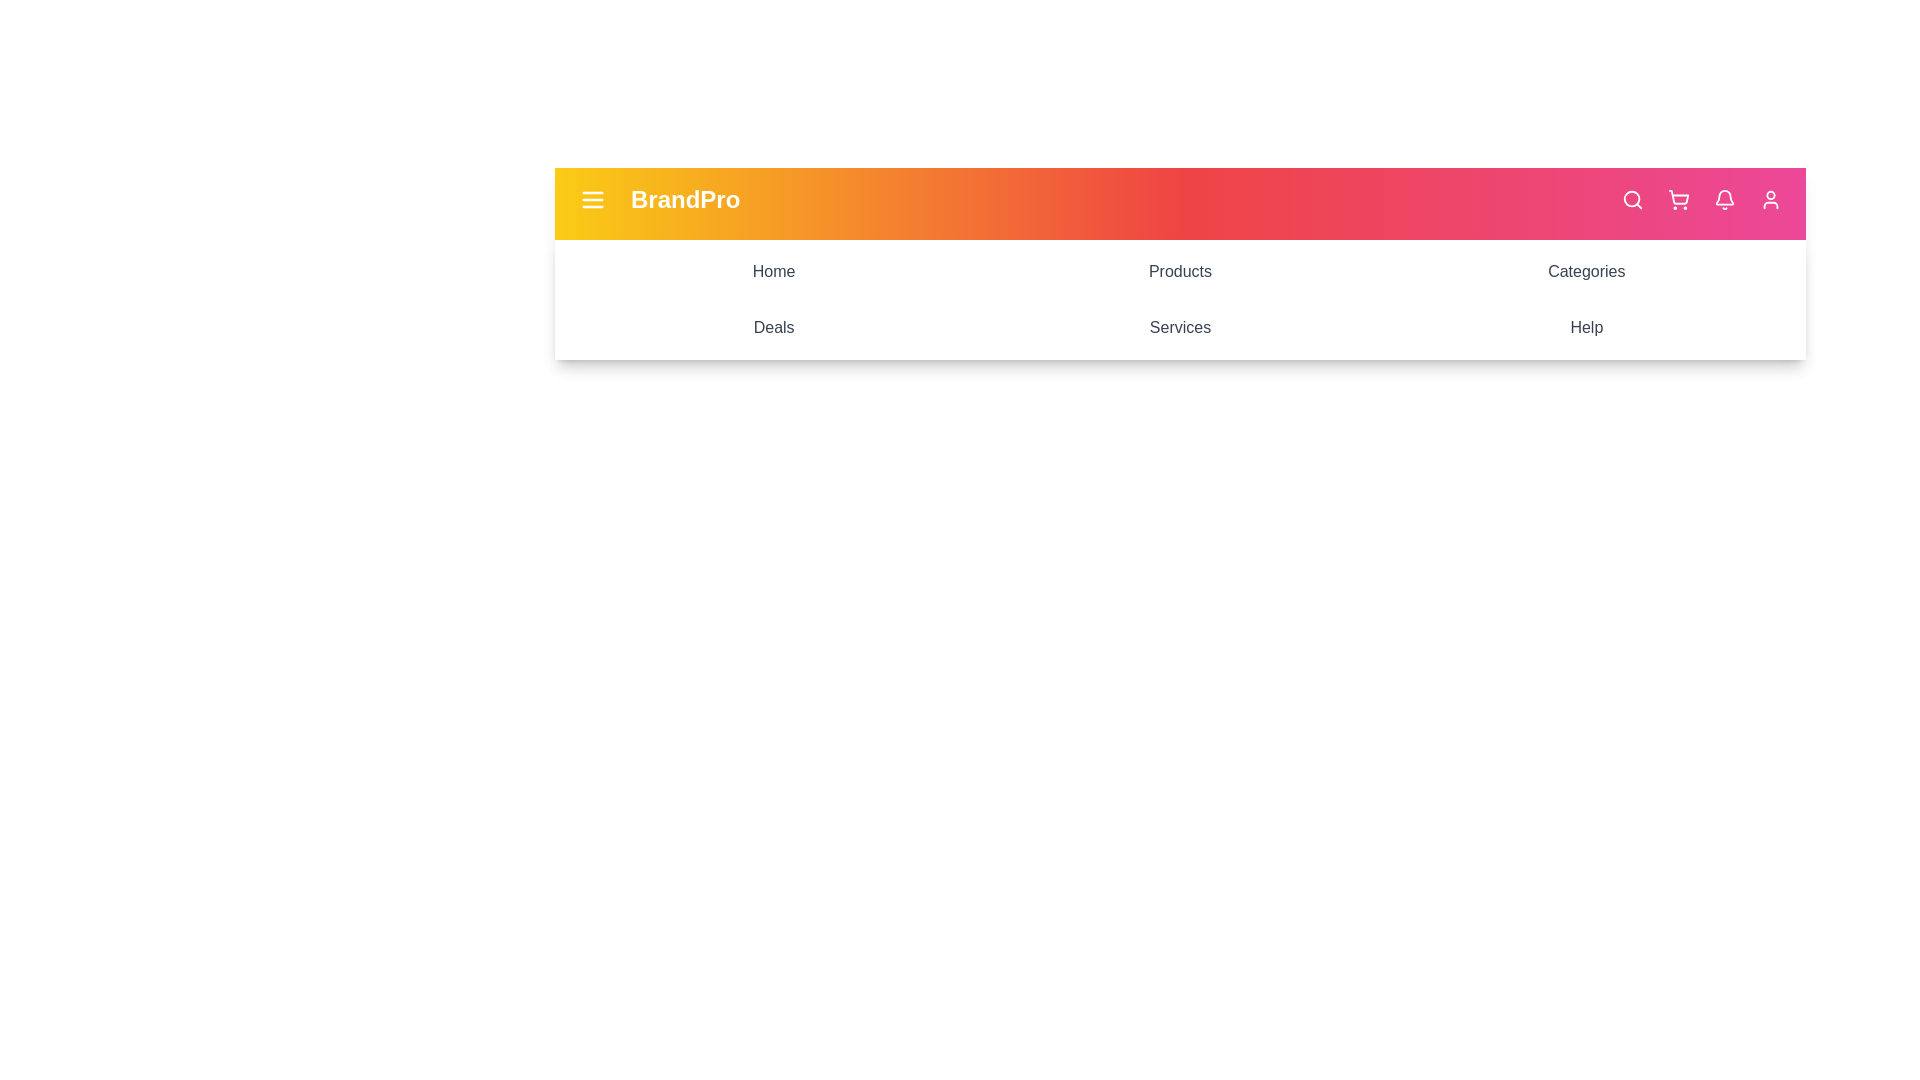 This screenshot has height=1080, width=1920. I want to click on the menu item labeled Deals to navigate to its section, so click(772, 326).